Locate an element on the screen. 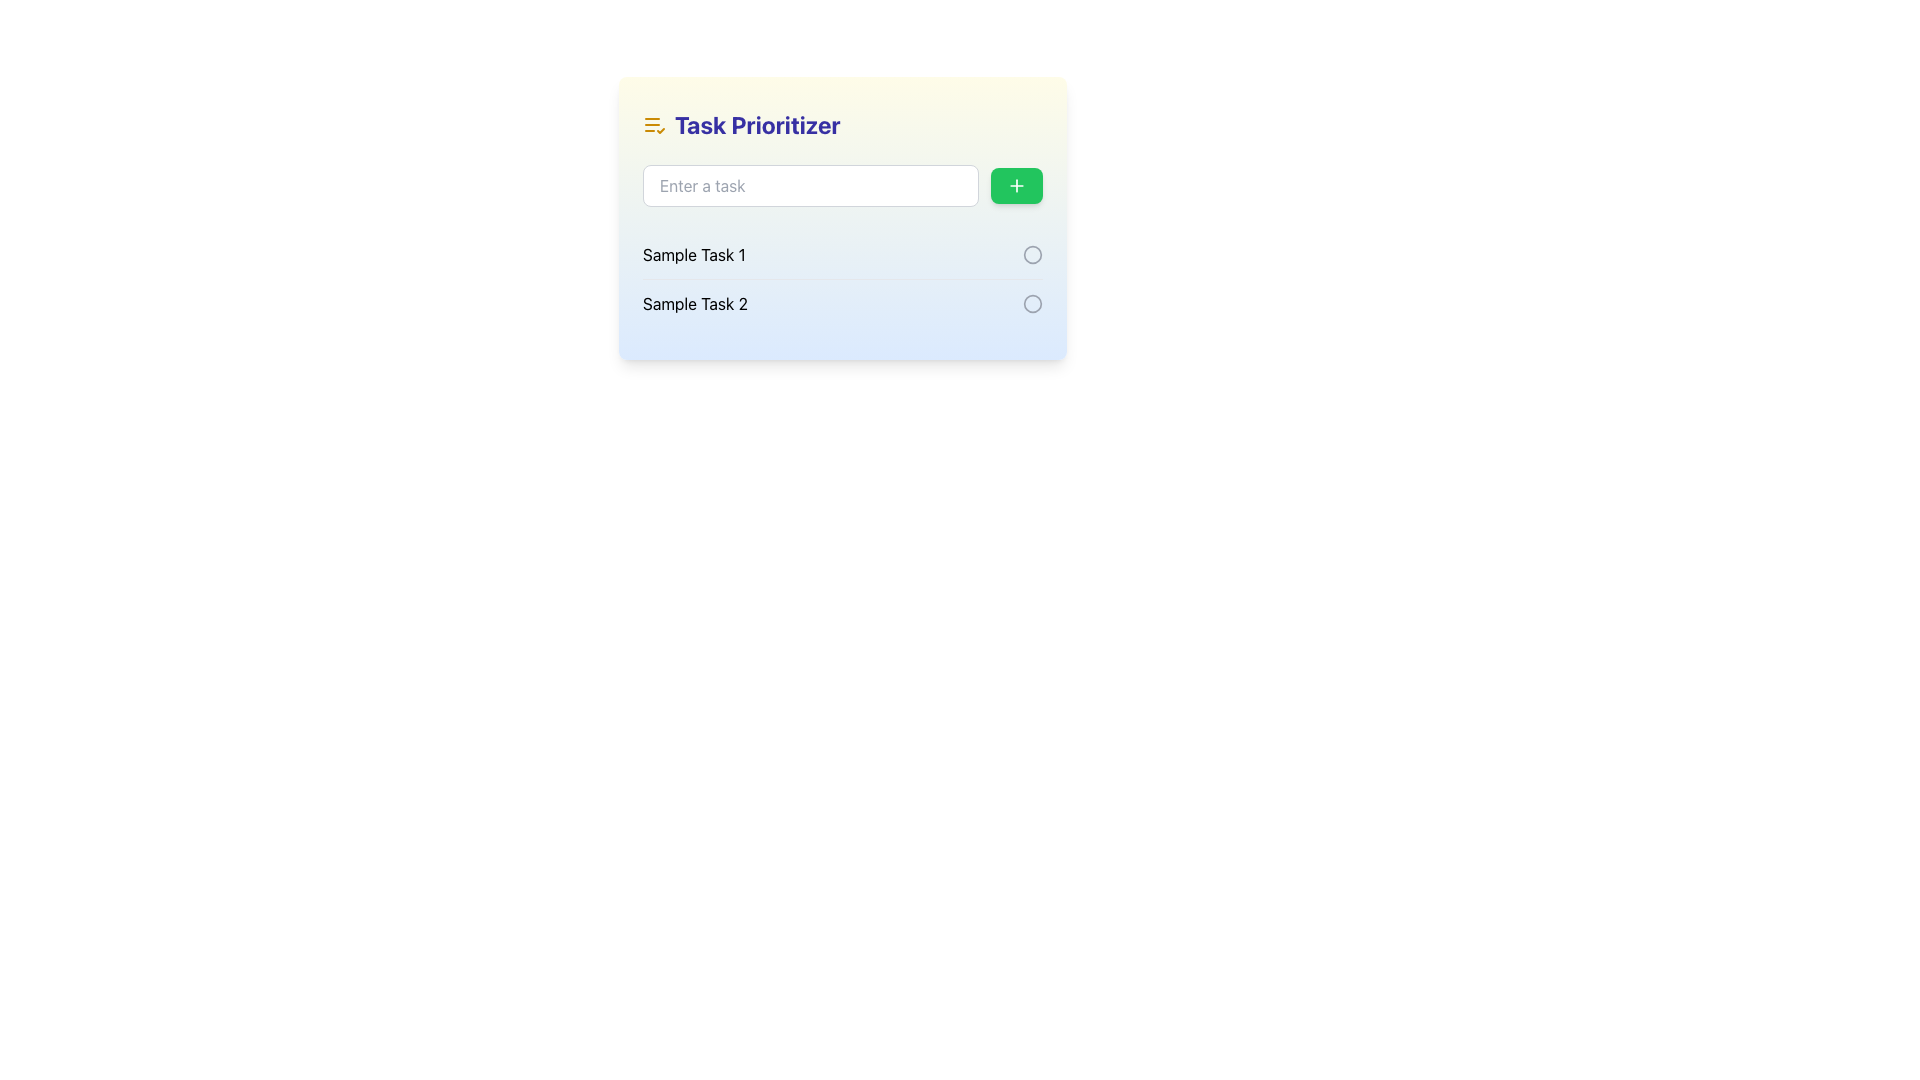  the icon button with a plus sign design located on the right side of the text input field is located at coordinates (1017, 185).